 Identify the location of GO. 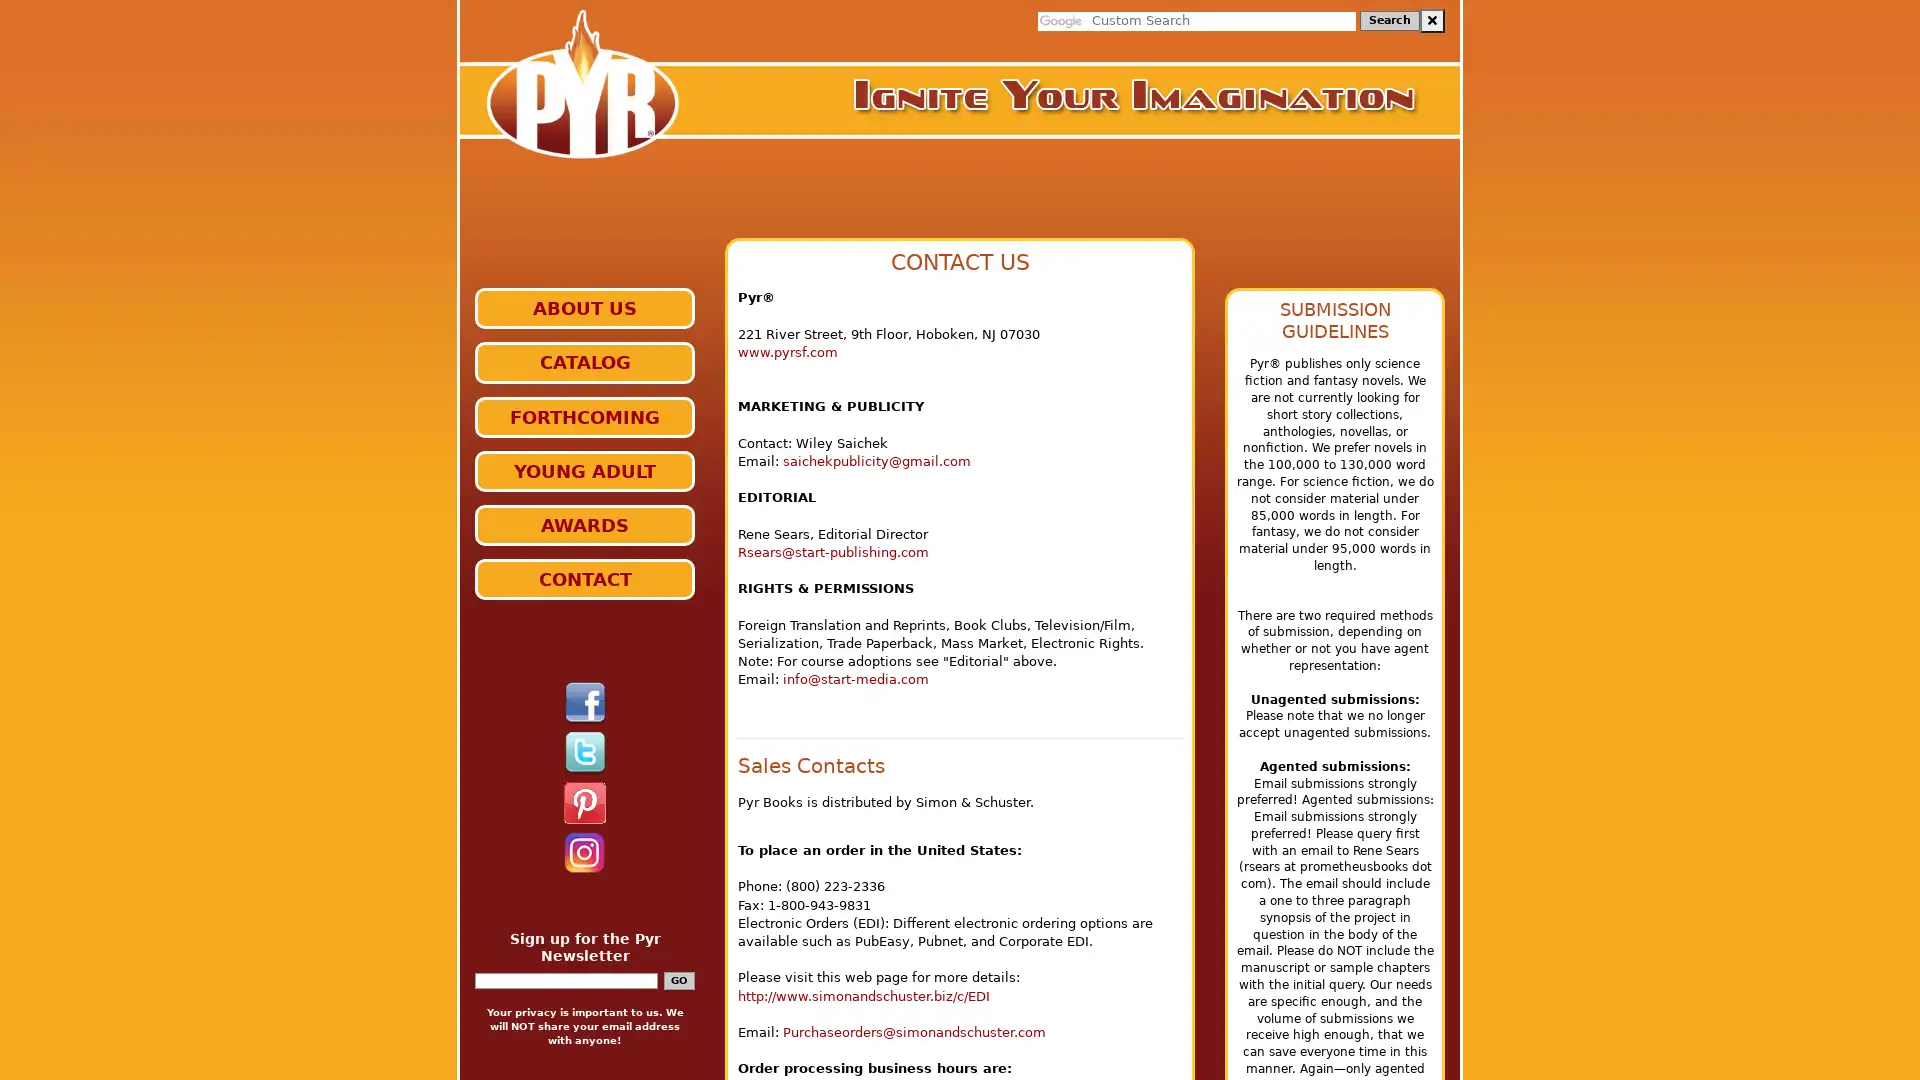
(678, 978).